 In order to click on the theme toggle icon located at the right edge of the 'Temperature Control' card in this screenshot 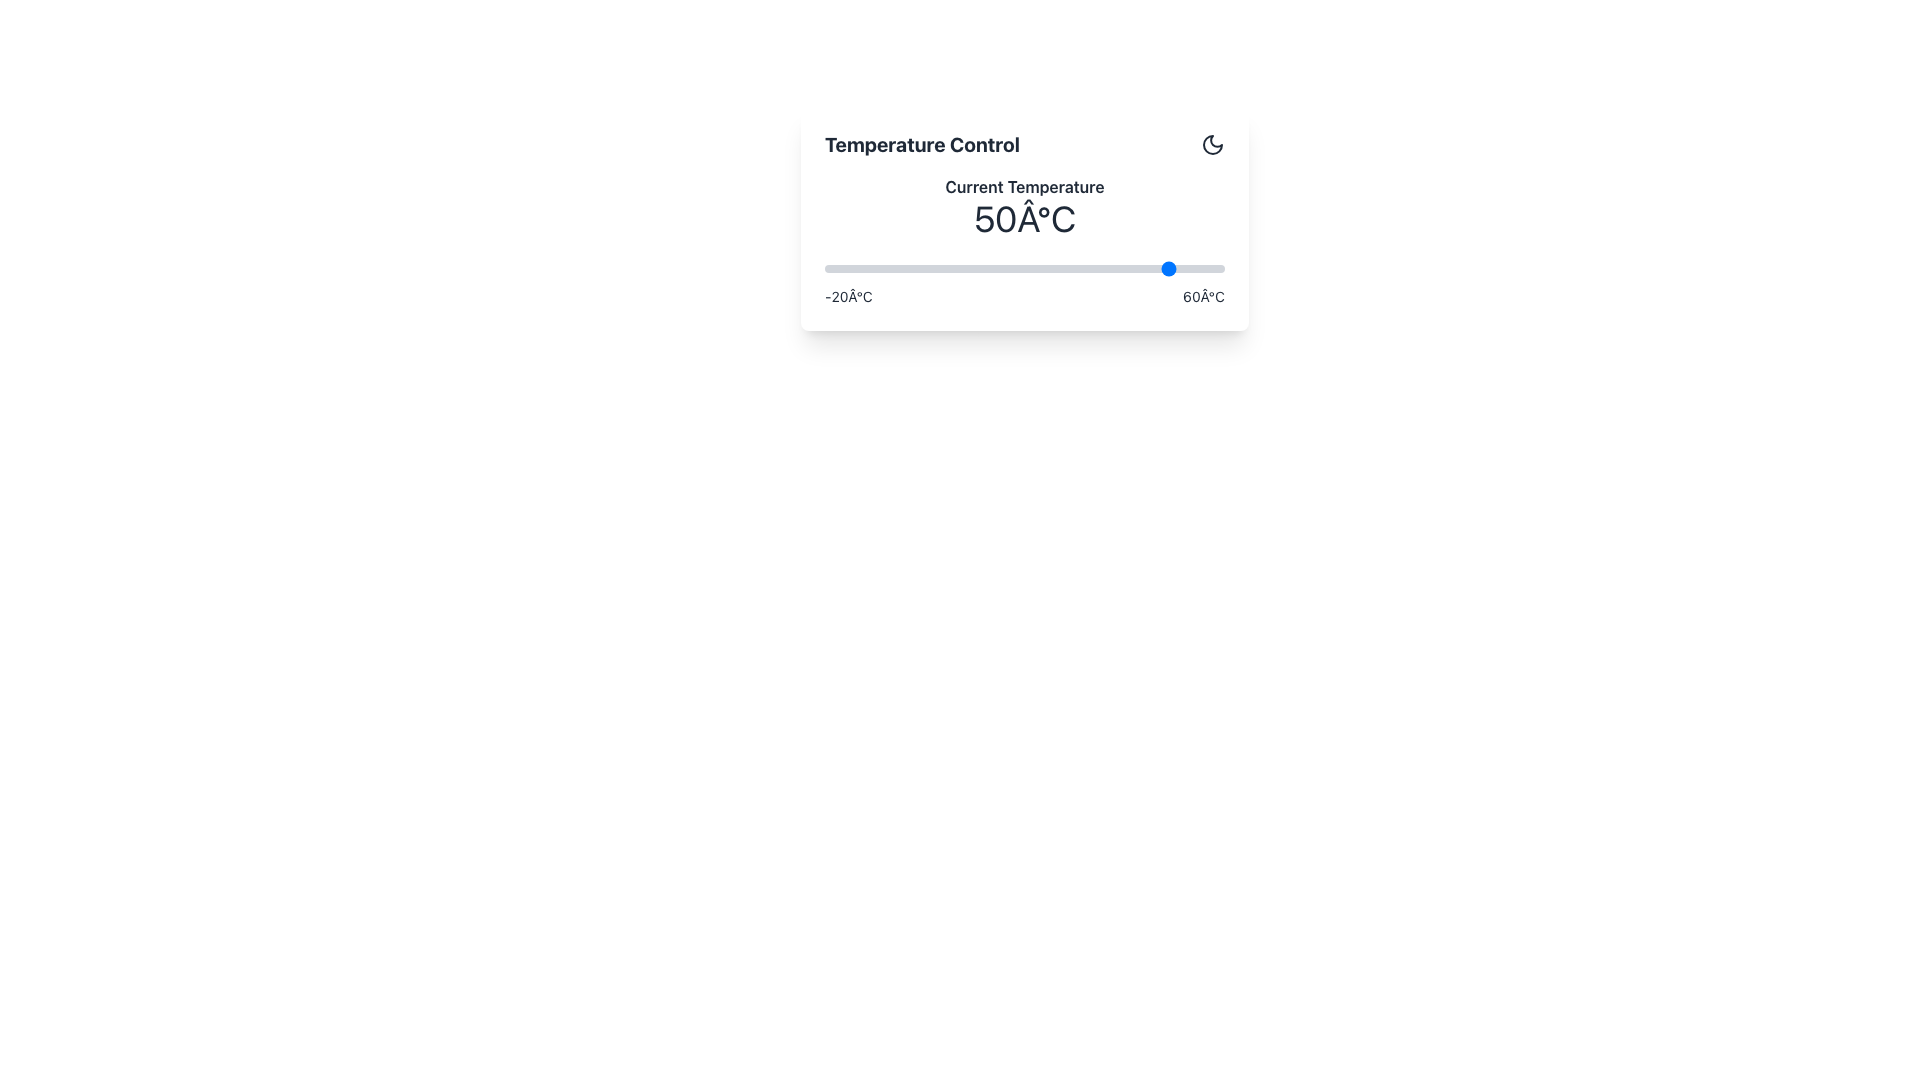, I will do `click(1212, 144)`.